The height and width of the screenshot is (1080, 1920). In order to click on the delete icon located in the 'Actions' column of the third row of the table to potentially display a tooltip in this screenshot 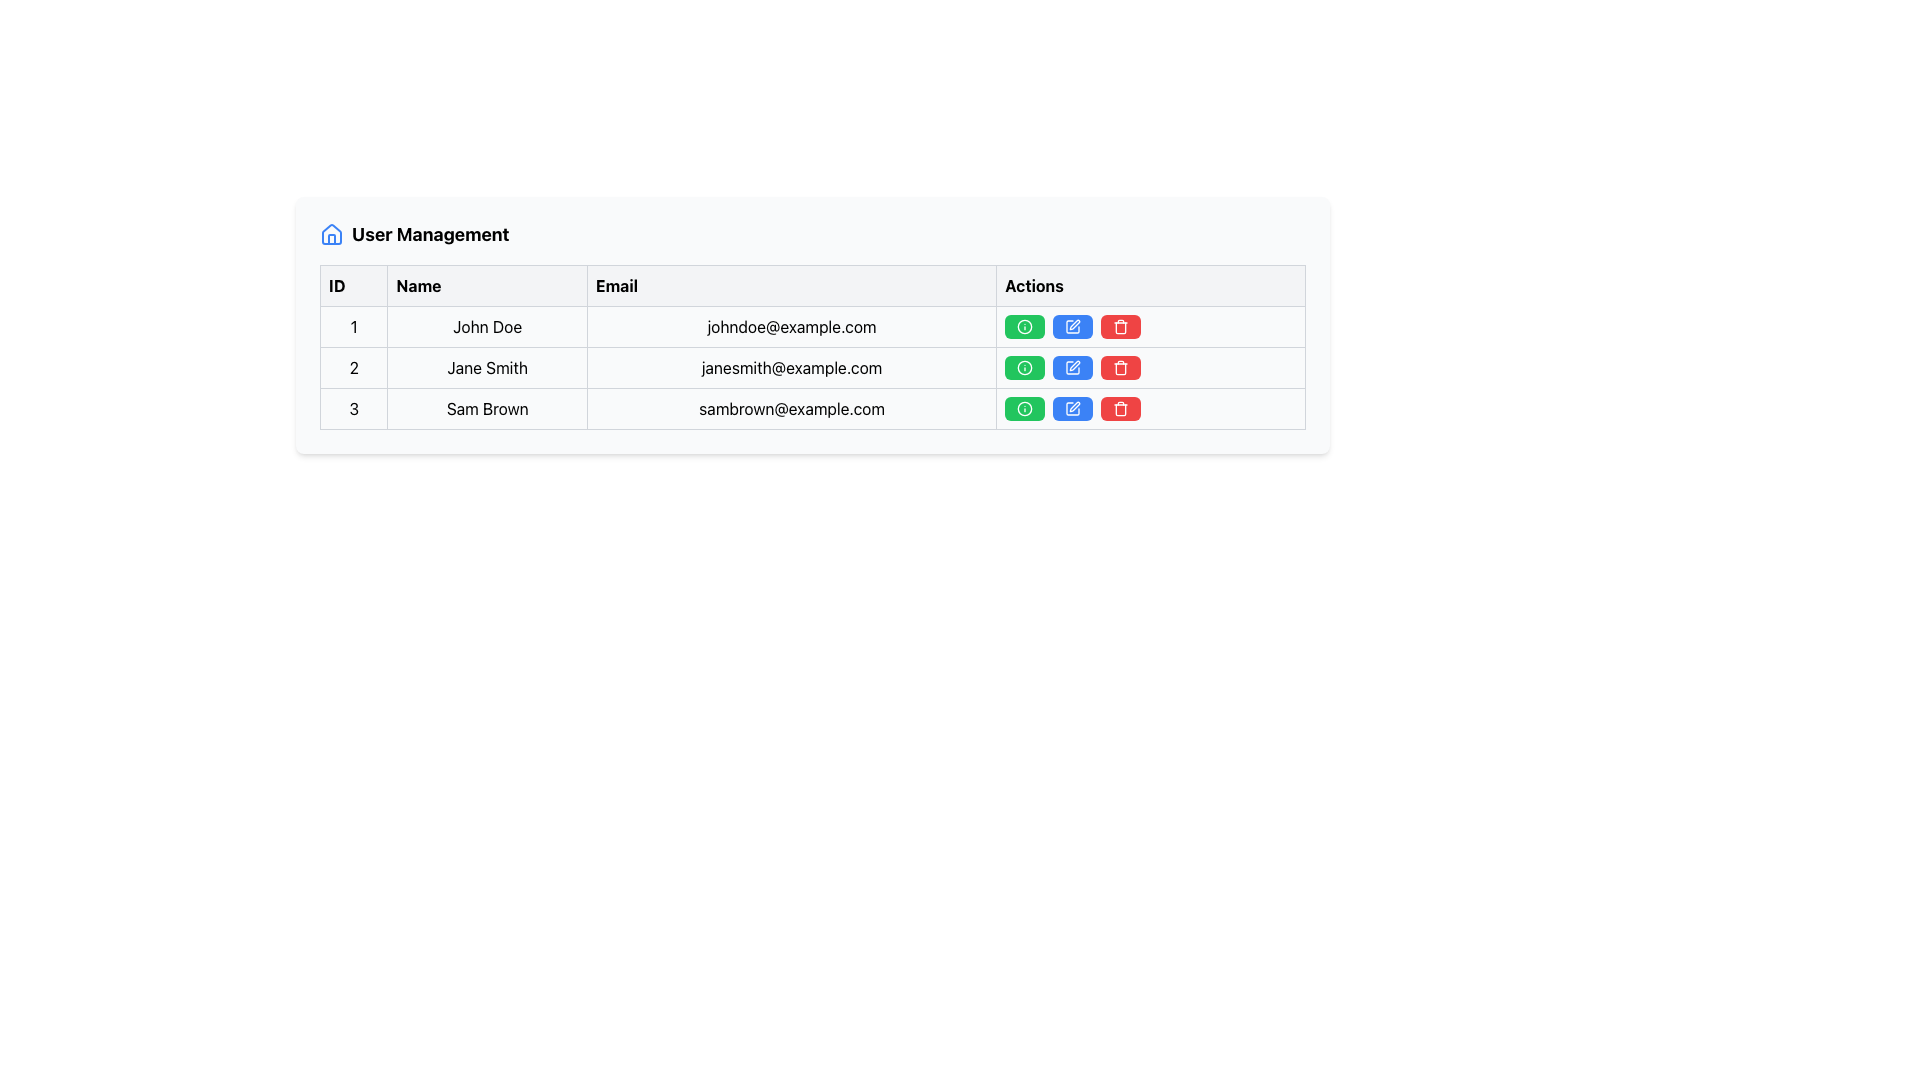, I will do `click(1121, 407)`.